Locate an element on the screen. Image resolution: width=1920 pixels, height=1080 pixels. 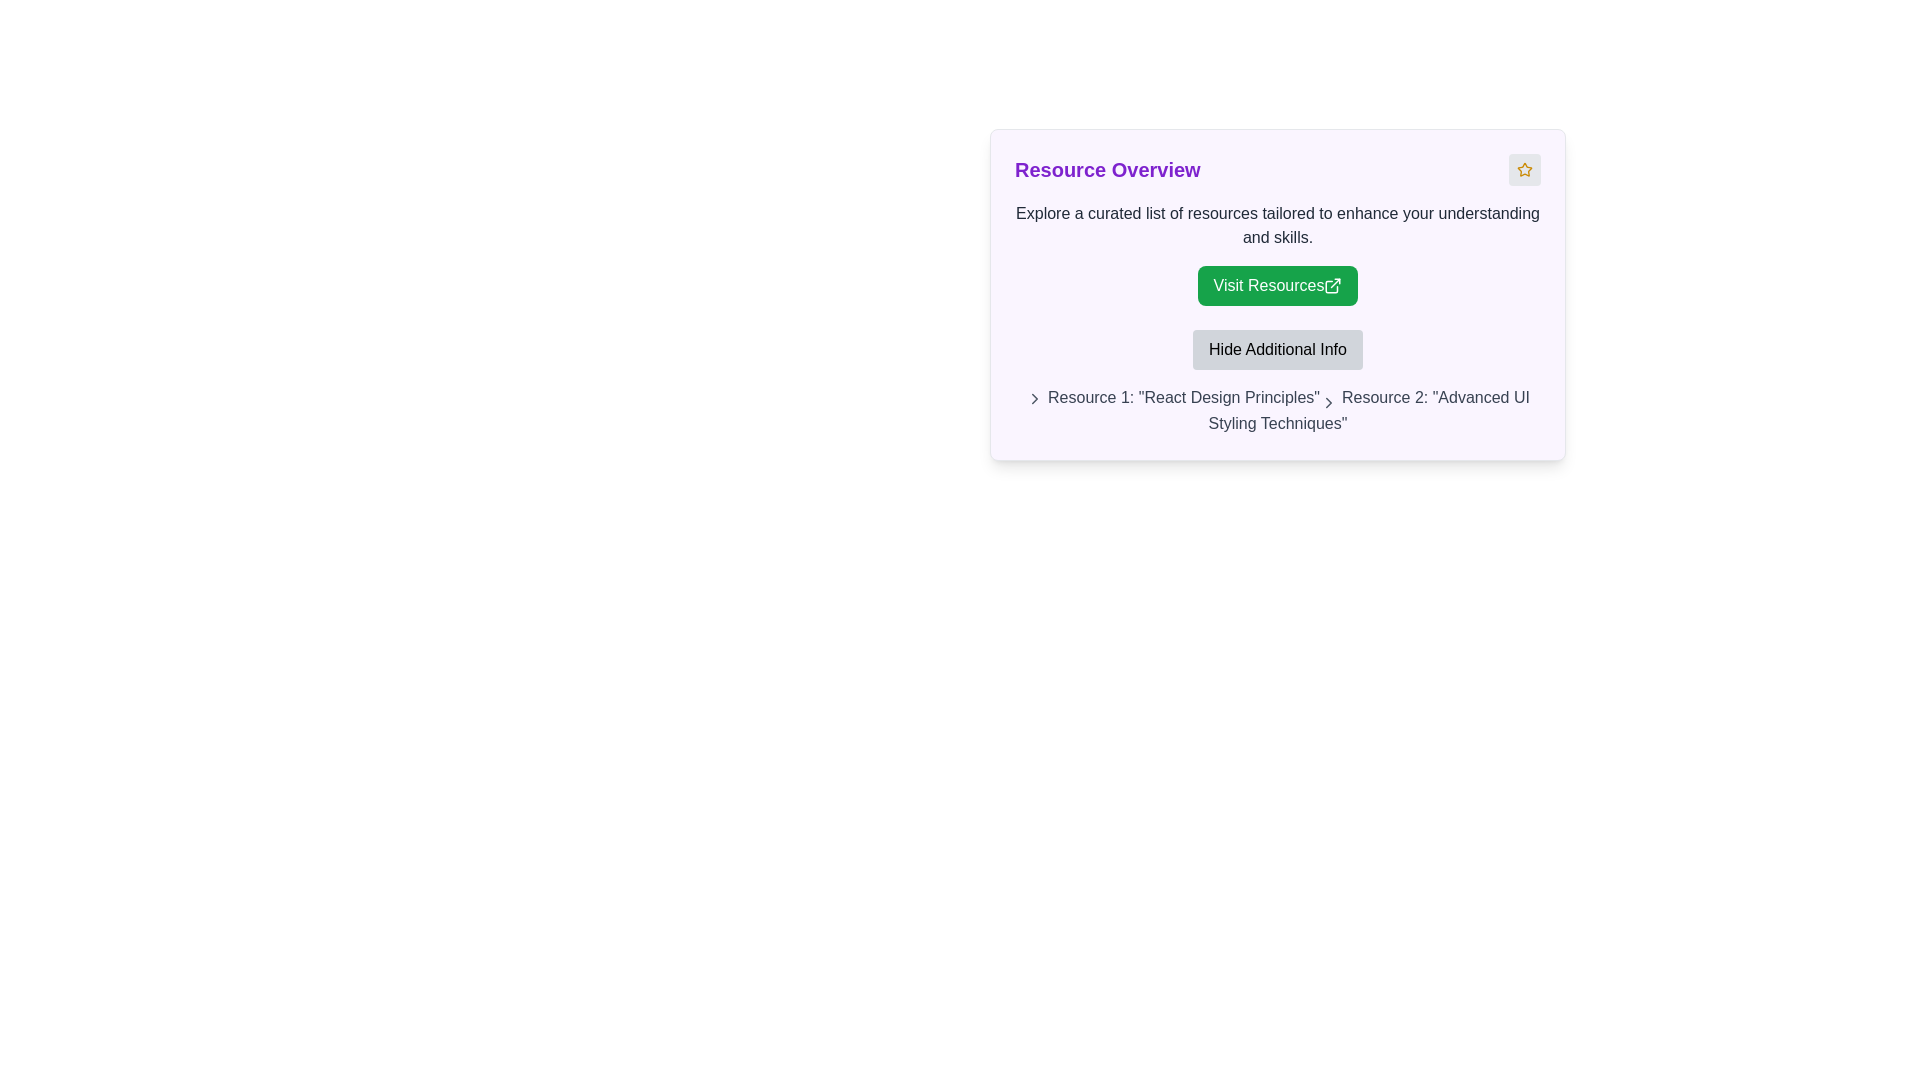
the chevron icon located to the left of the text labeled 'Resource 1: "React Design Principles"' which serves as a visual indicator in the resources list is located at coordinates (1035, 398).